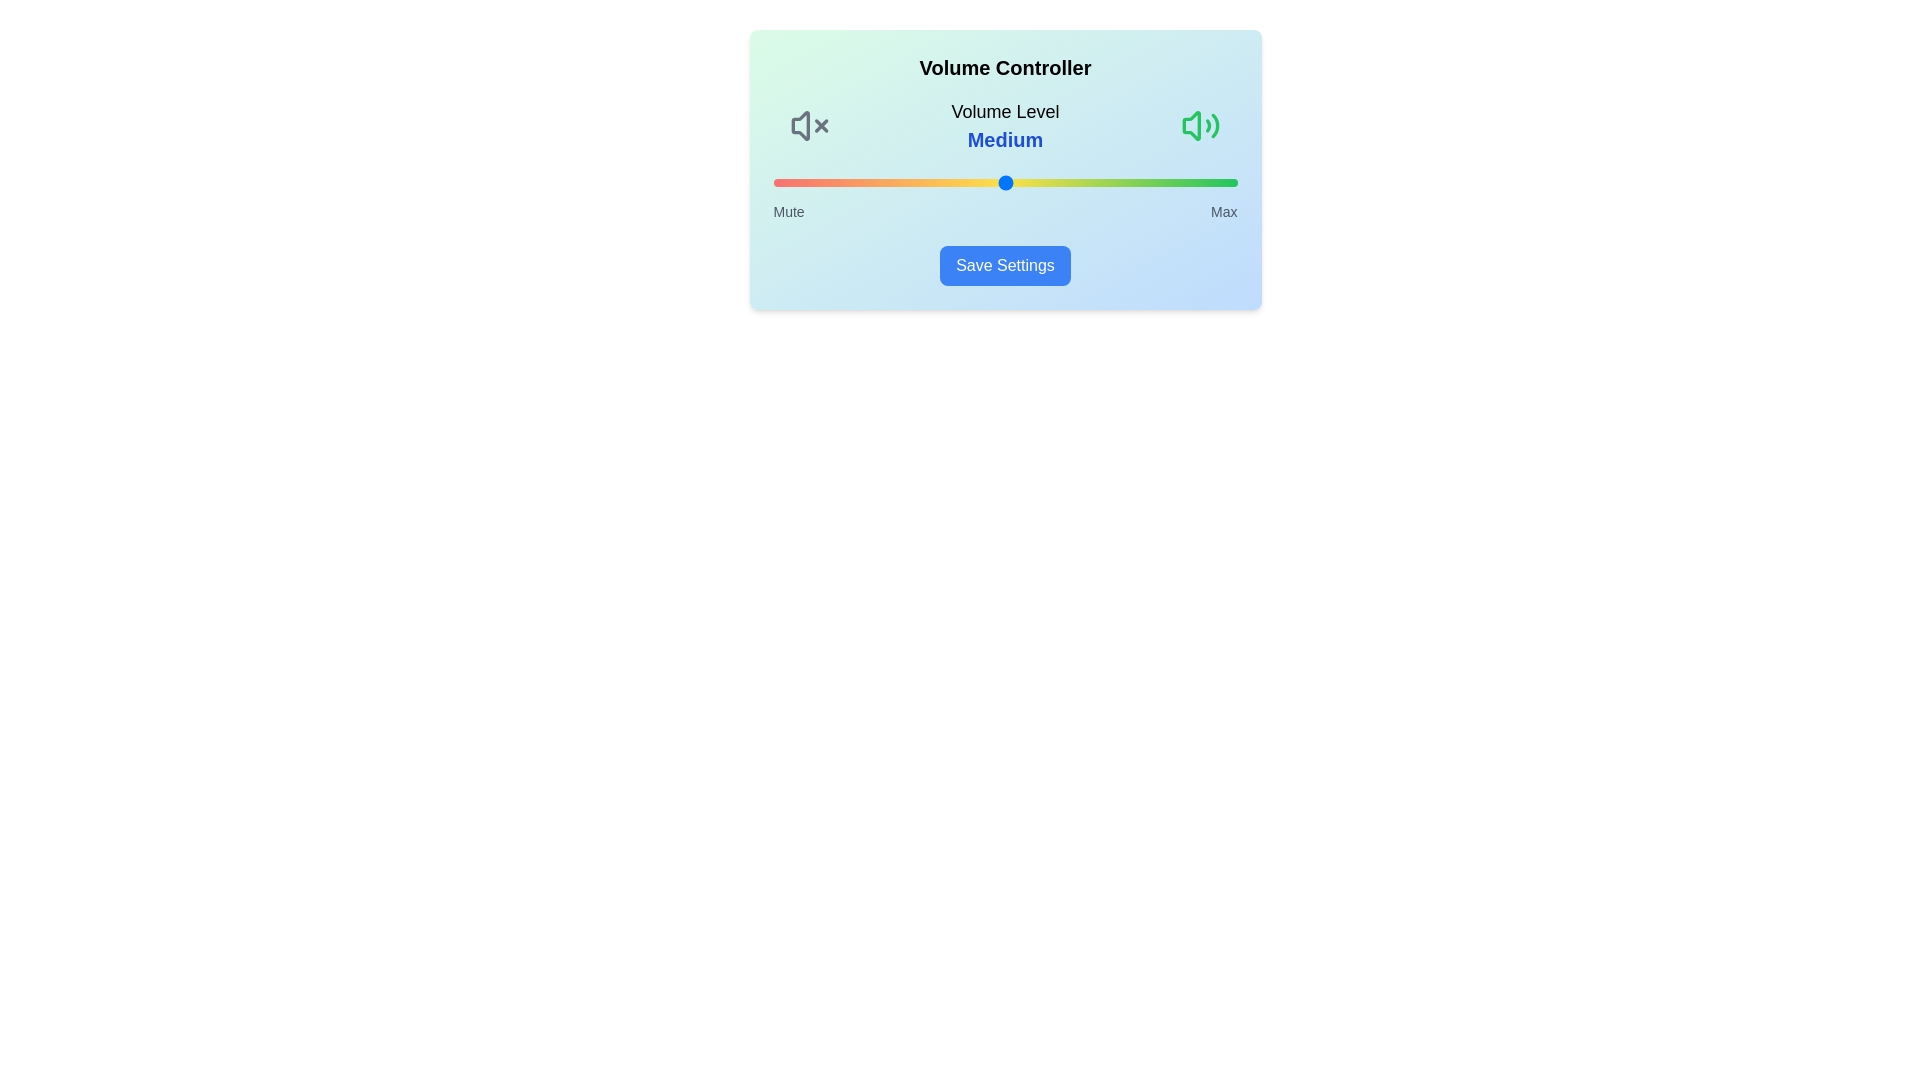  What do you see at coordinates (1200, 126) in the screenshot?
I see `the max icon to toggle its functionality` at bounding box center [1200, 126].